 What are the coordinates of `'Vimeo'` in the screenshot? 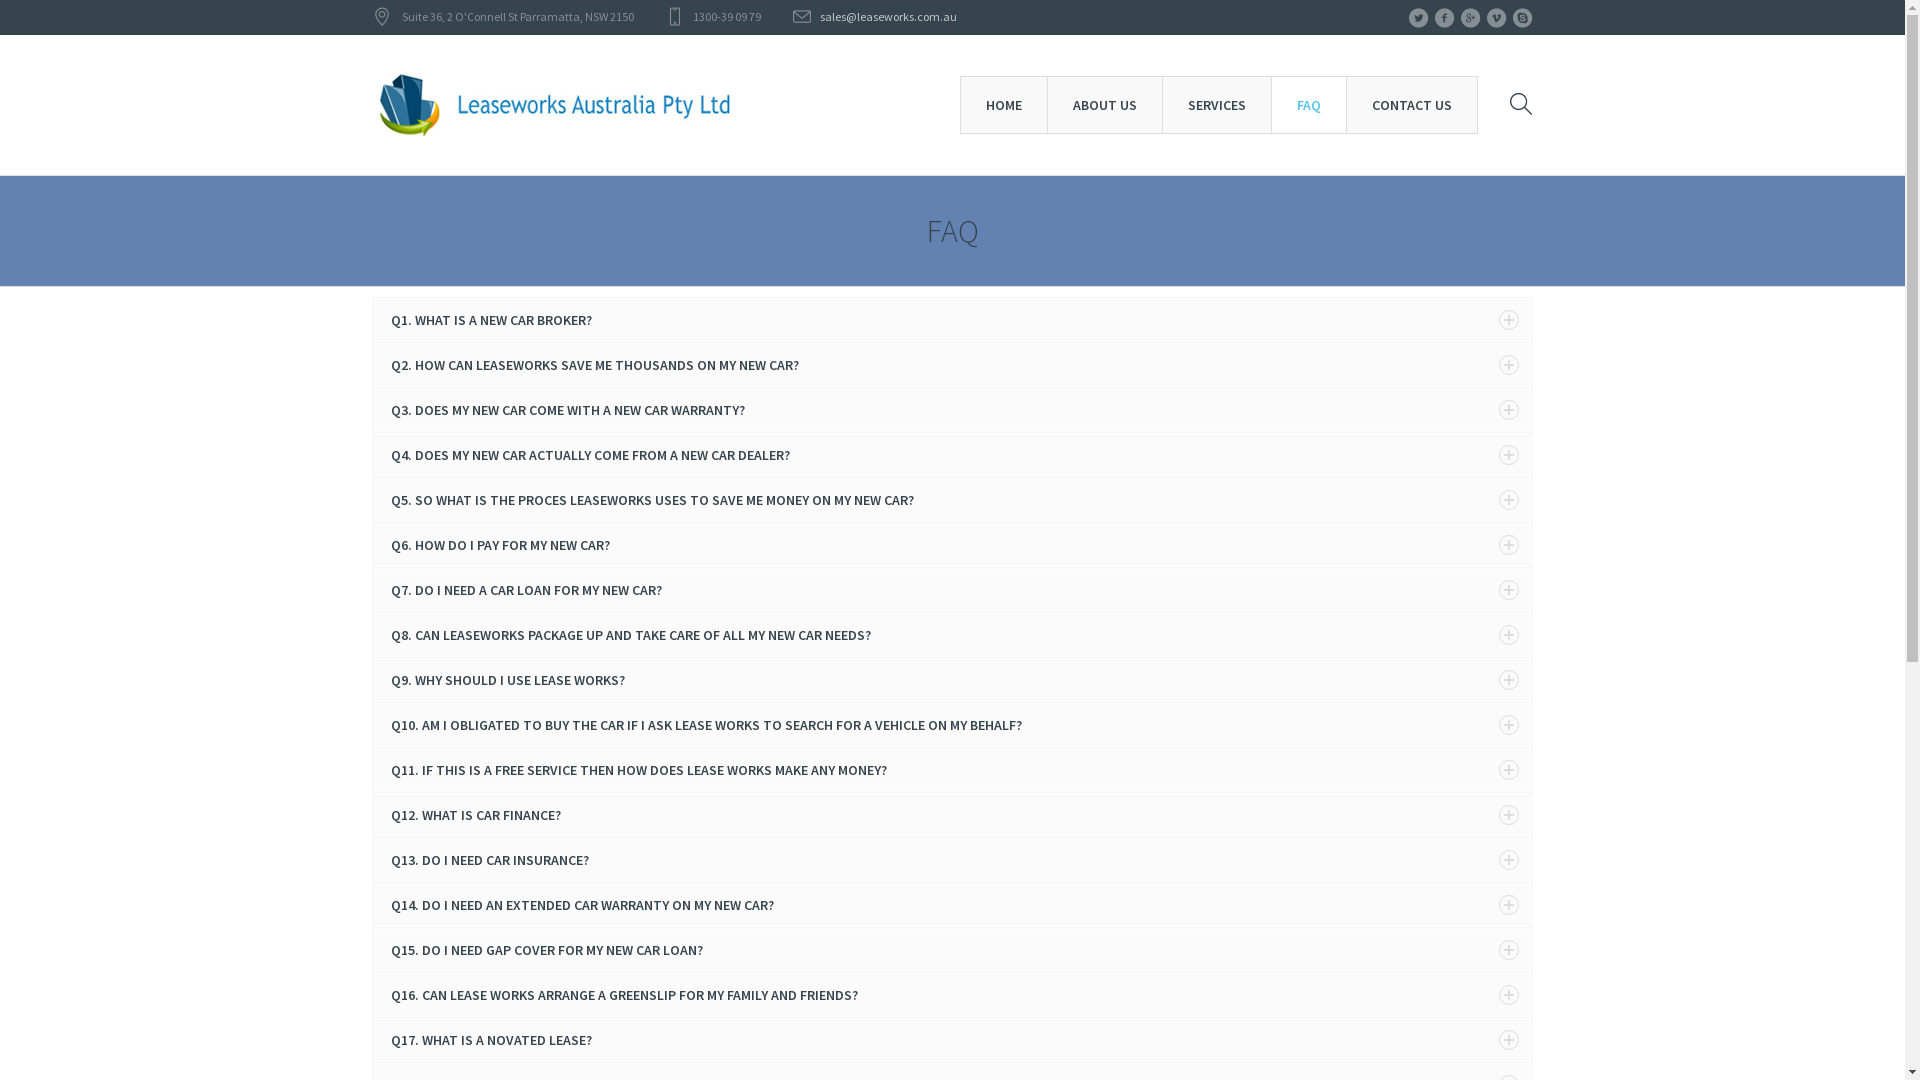 It's located at (1486, 18).